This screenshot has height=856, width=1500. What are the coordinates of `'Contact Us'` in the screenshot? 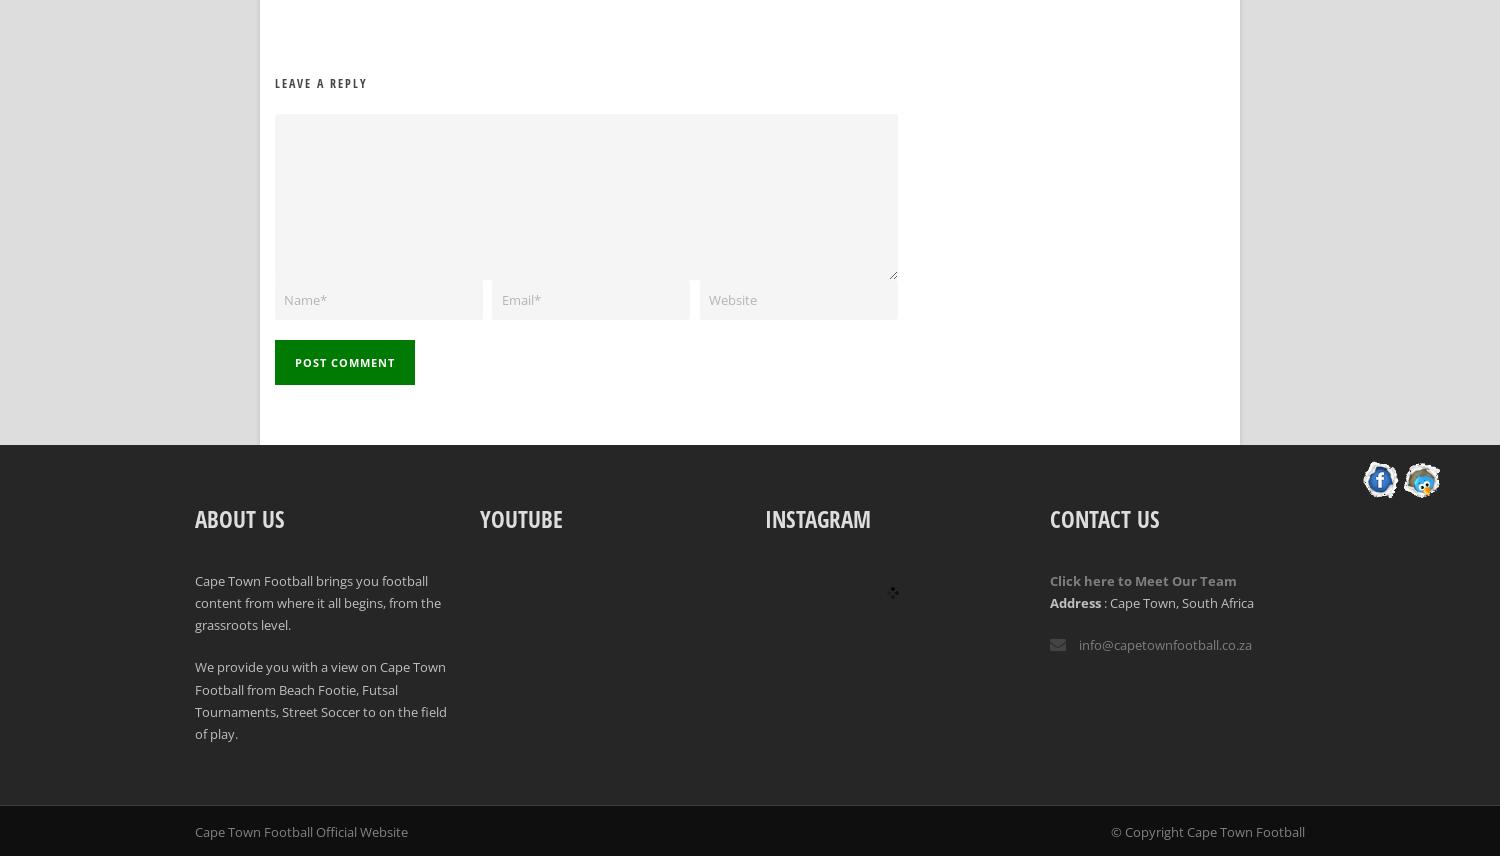 It's located at (1104, 518).